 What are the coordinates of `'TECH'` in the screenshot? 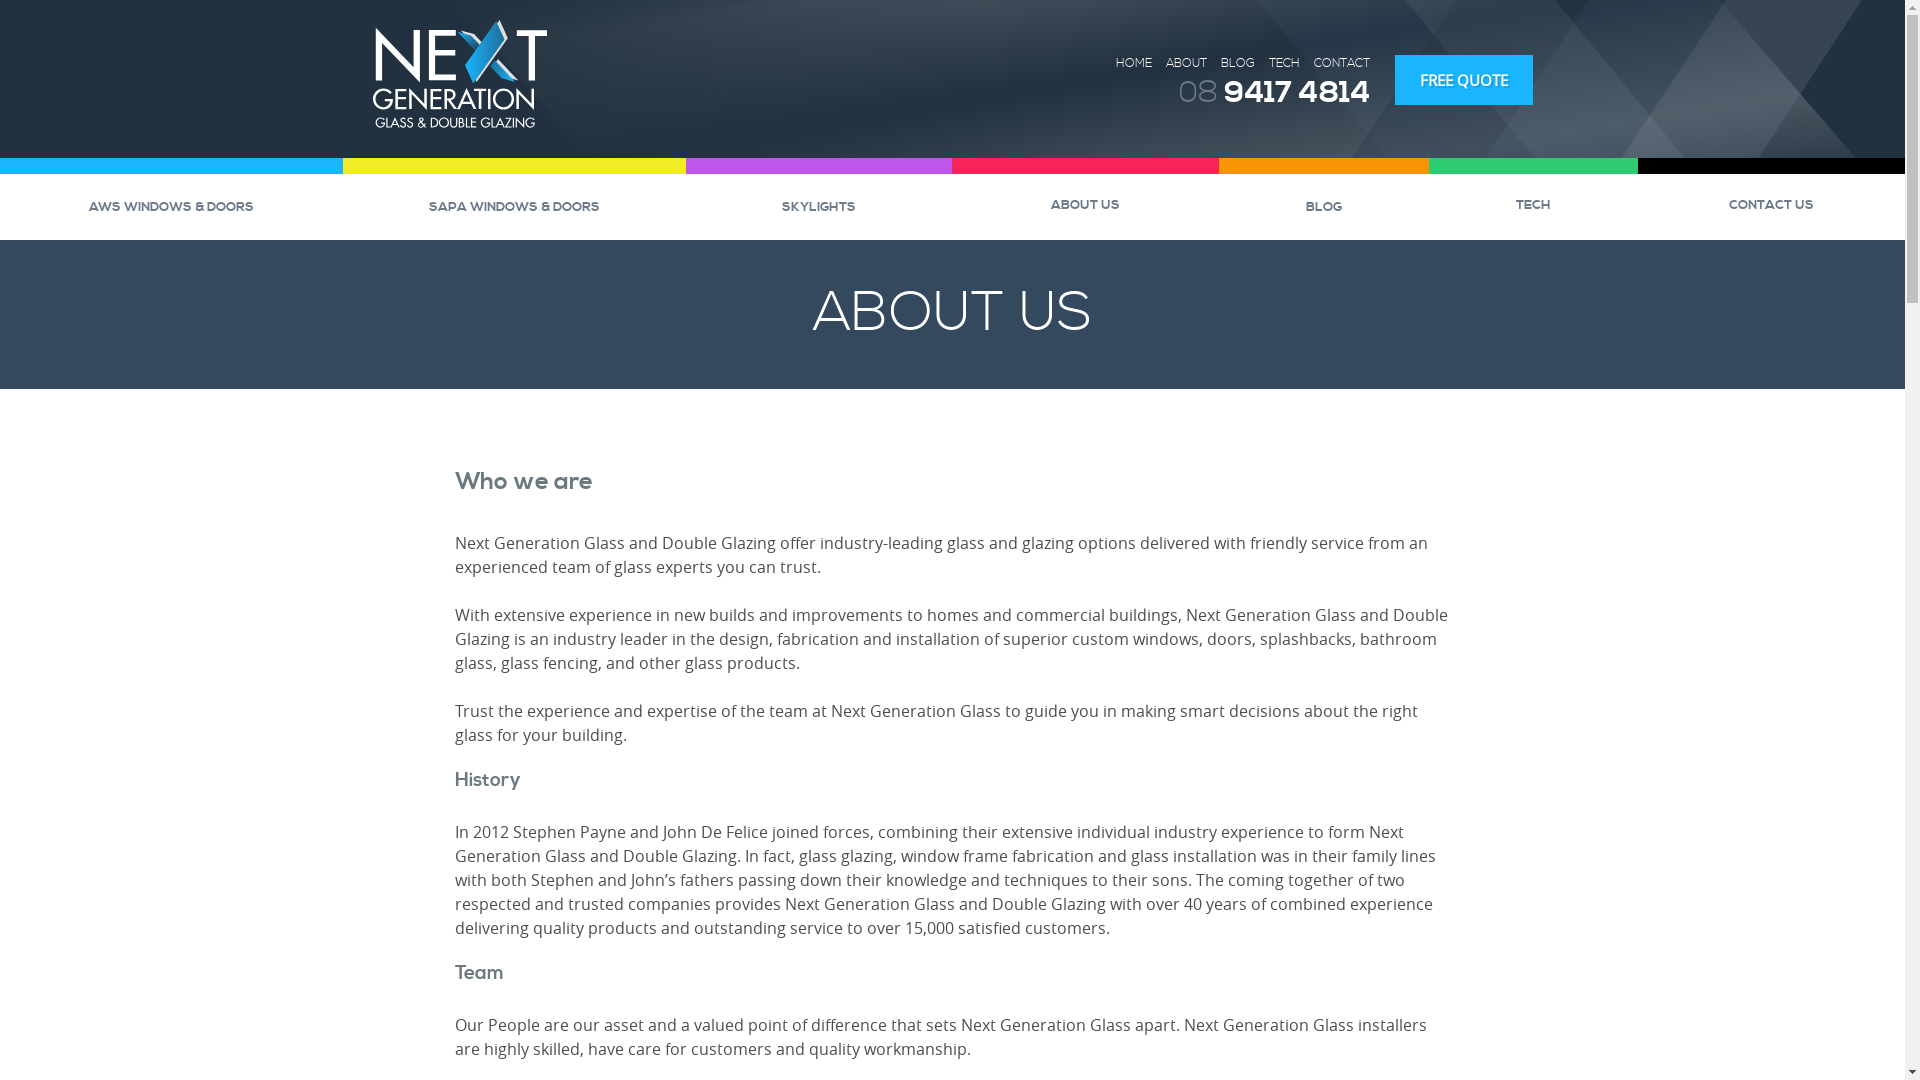 It's located at (1428, 204).